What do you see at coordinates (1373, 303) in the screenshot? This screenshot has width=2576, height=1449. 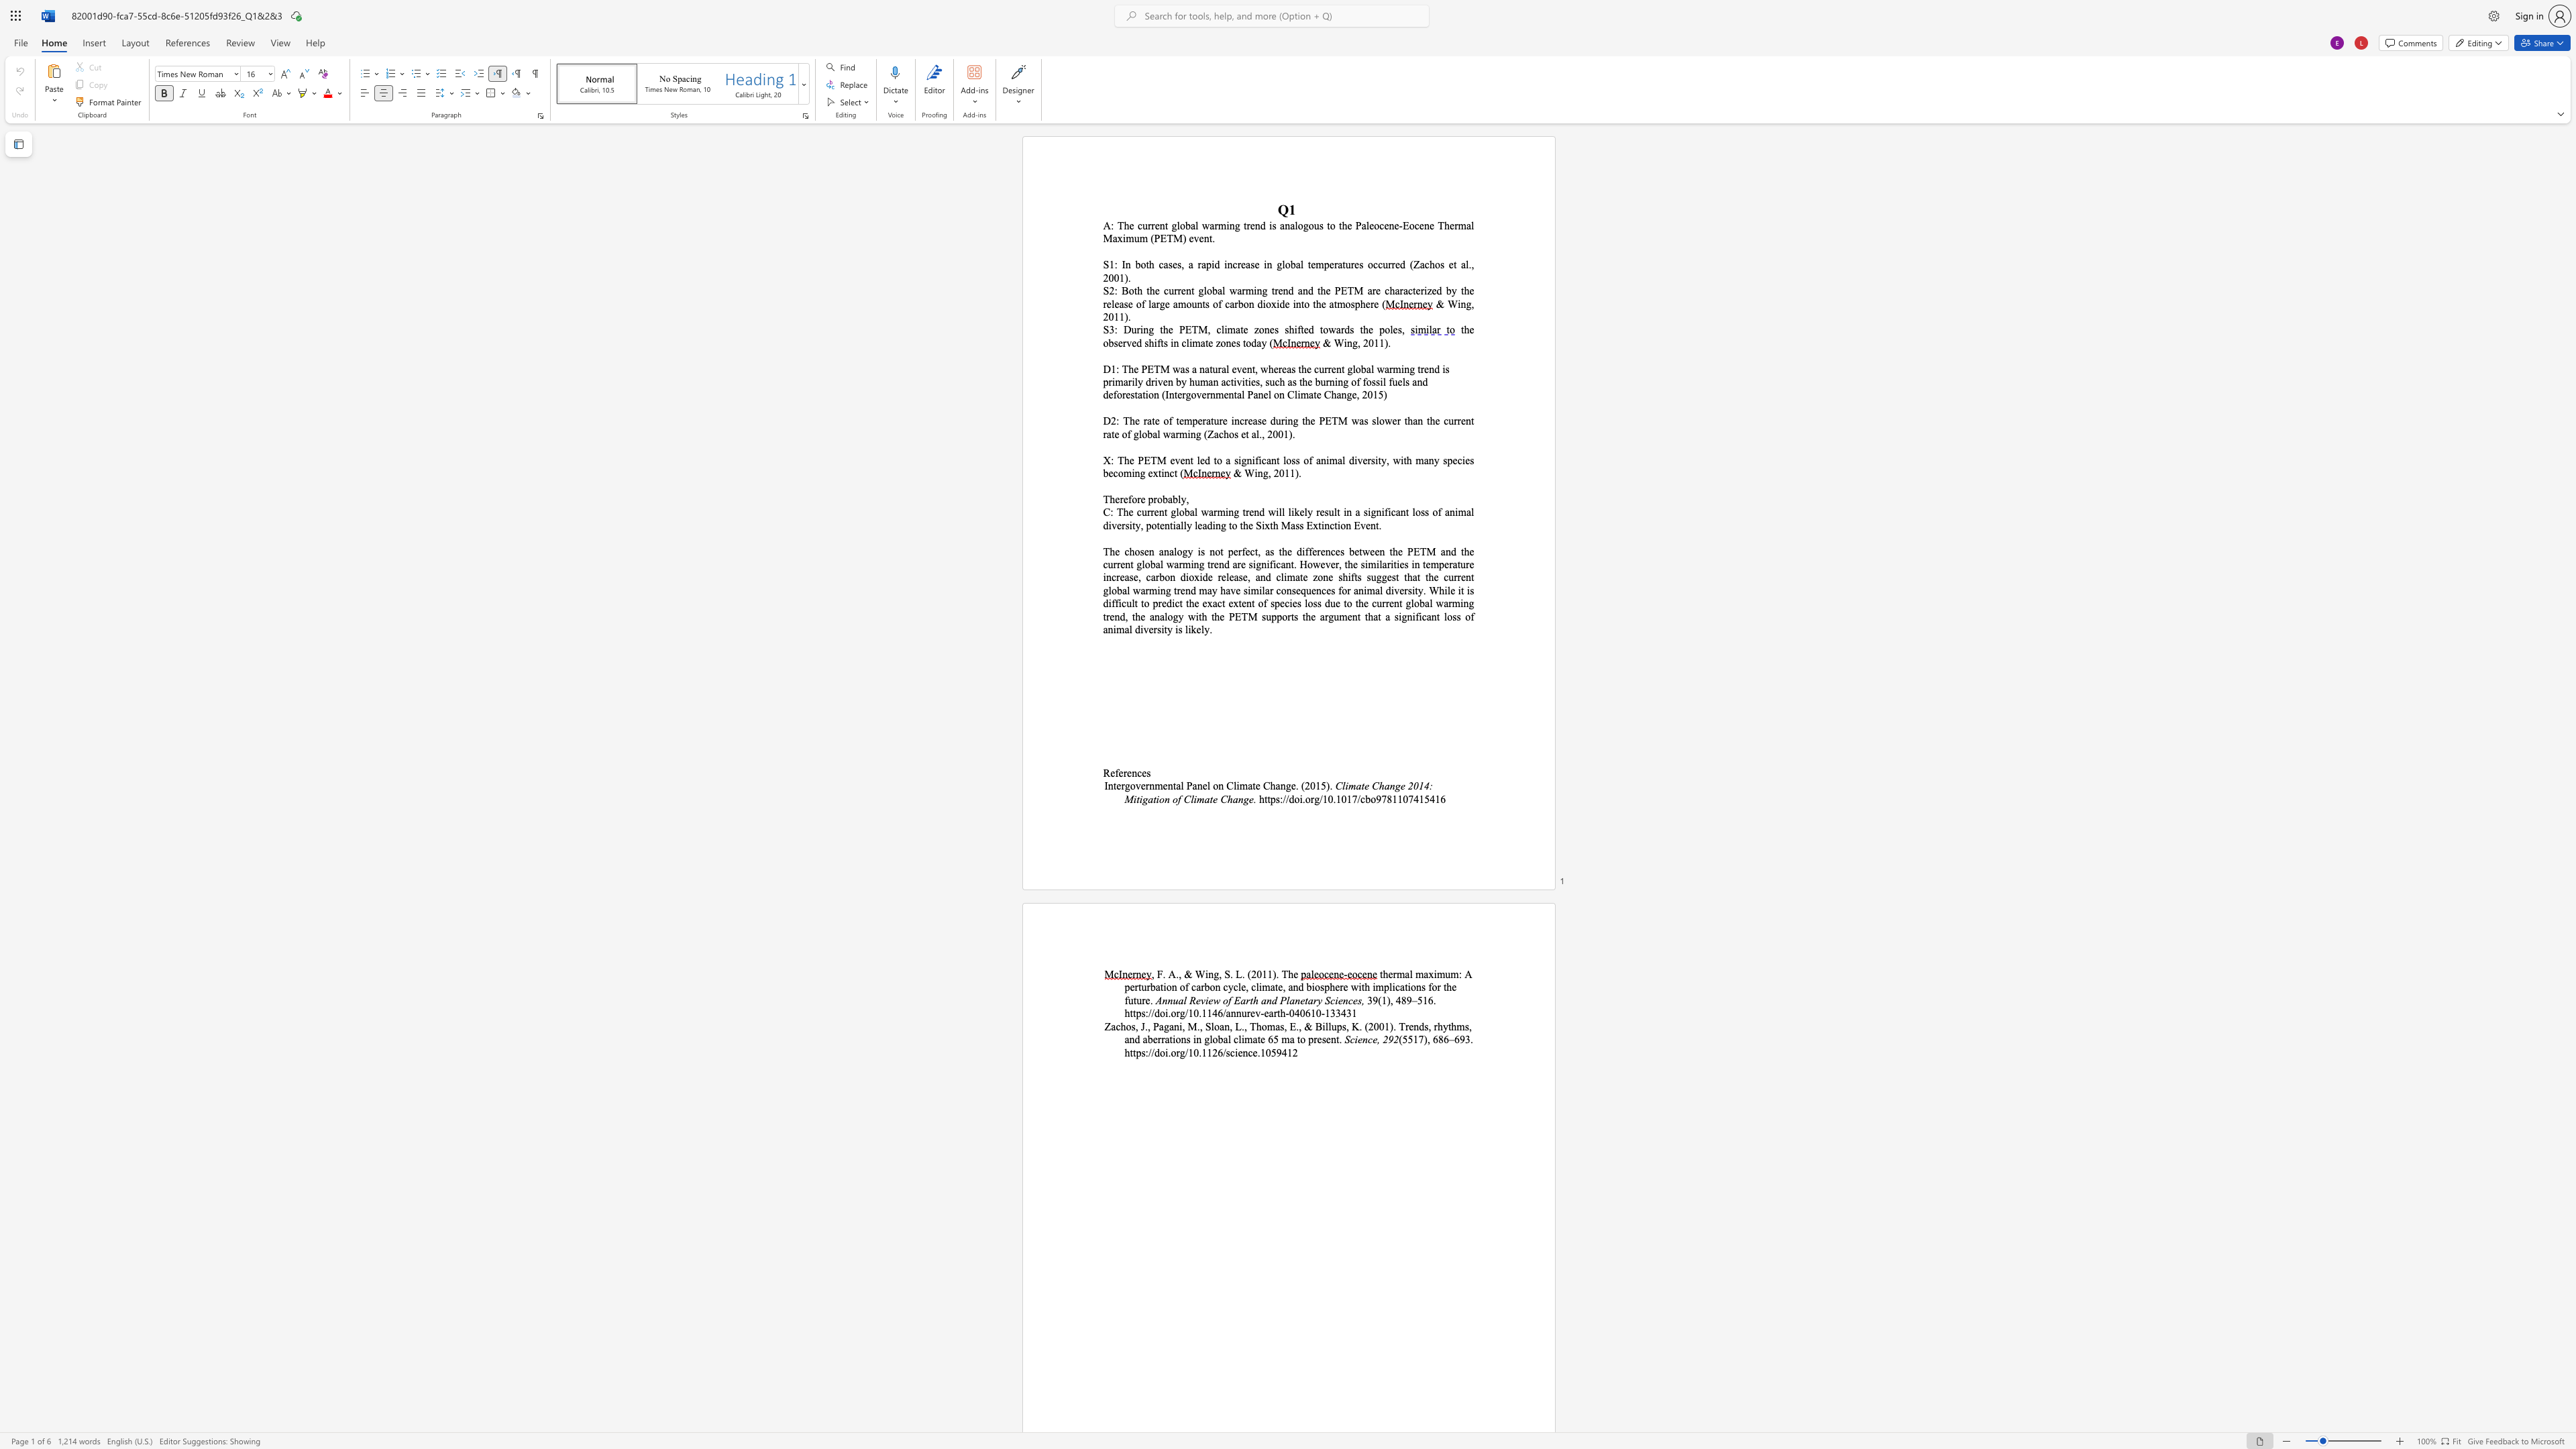 I see `the subset text "e (" within the text "of carbon dioxide into the atmosphere ("` at bounding box center [1373, 303].